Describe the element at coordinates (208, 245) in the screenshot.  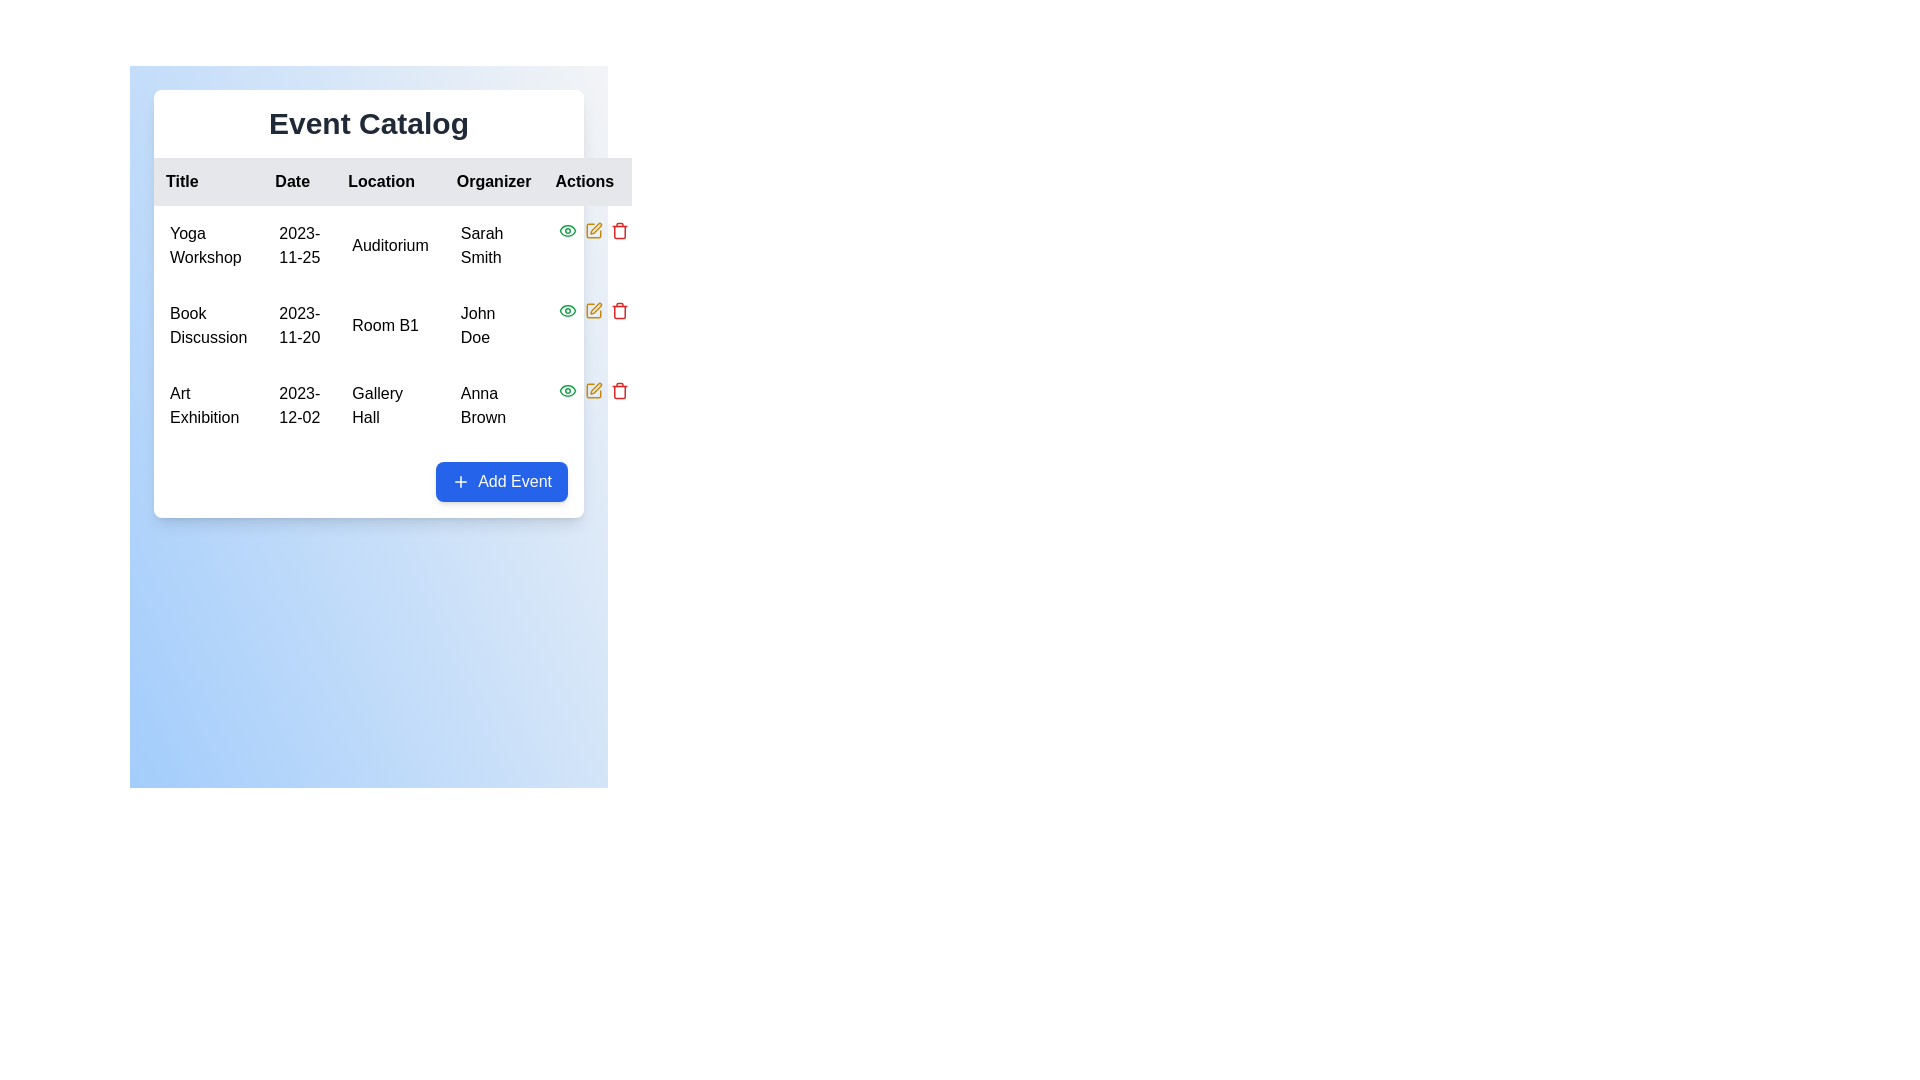
I see `the static text element displaying 'Yoga Workshop' in the first row of the table under the 'Title' column` at that location.